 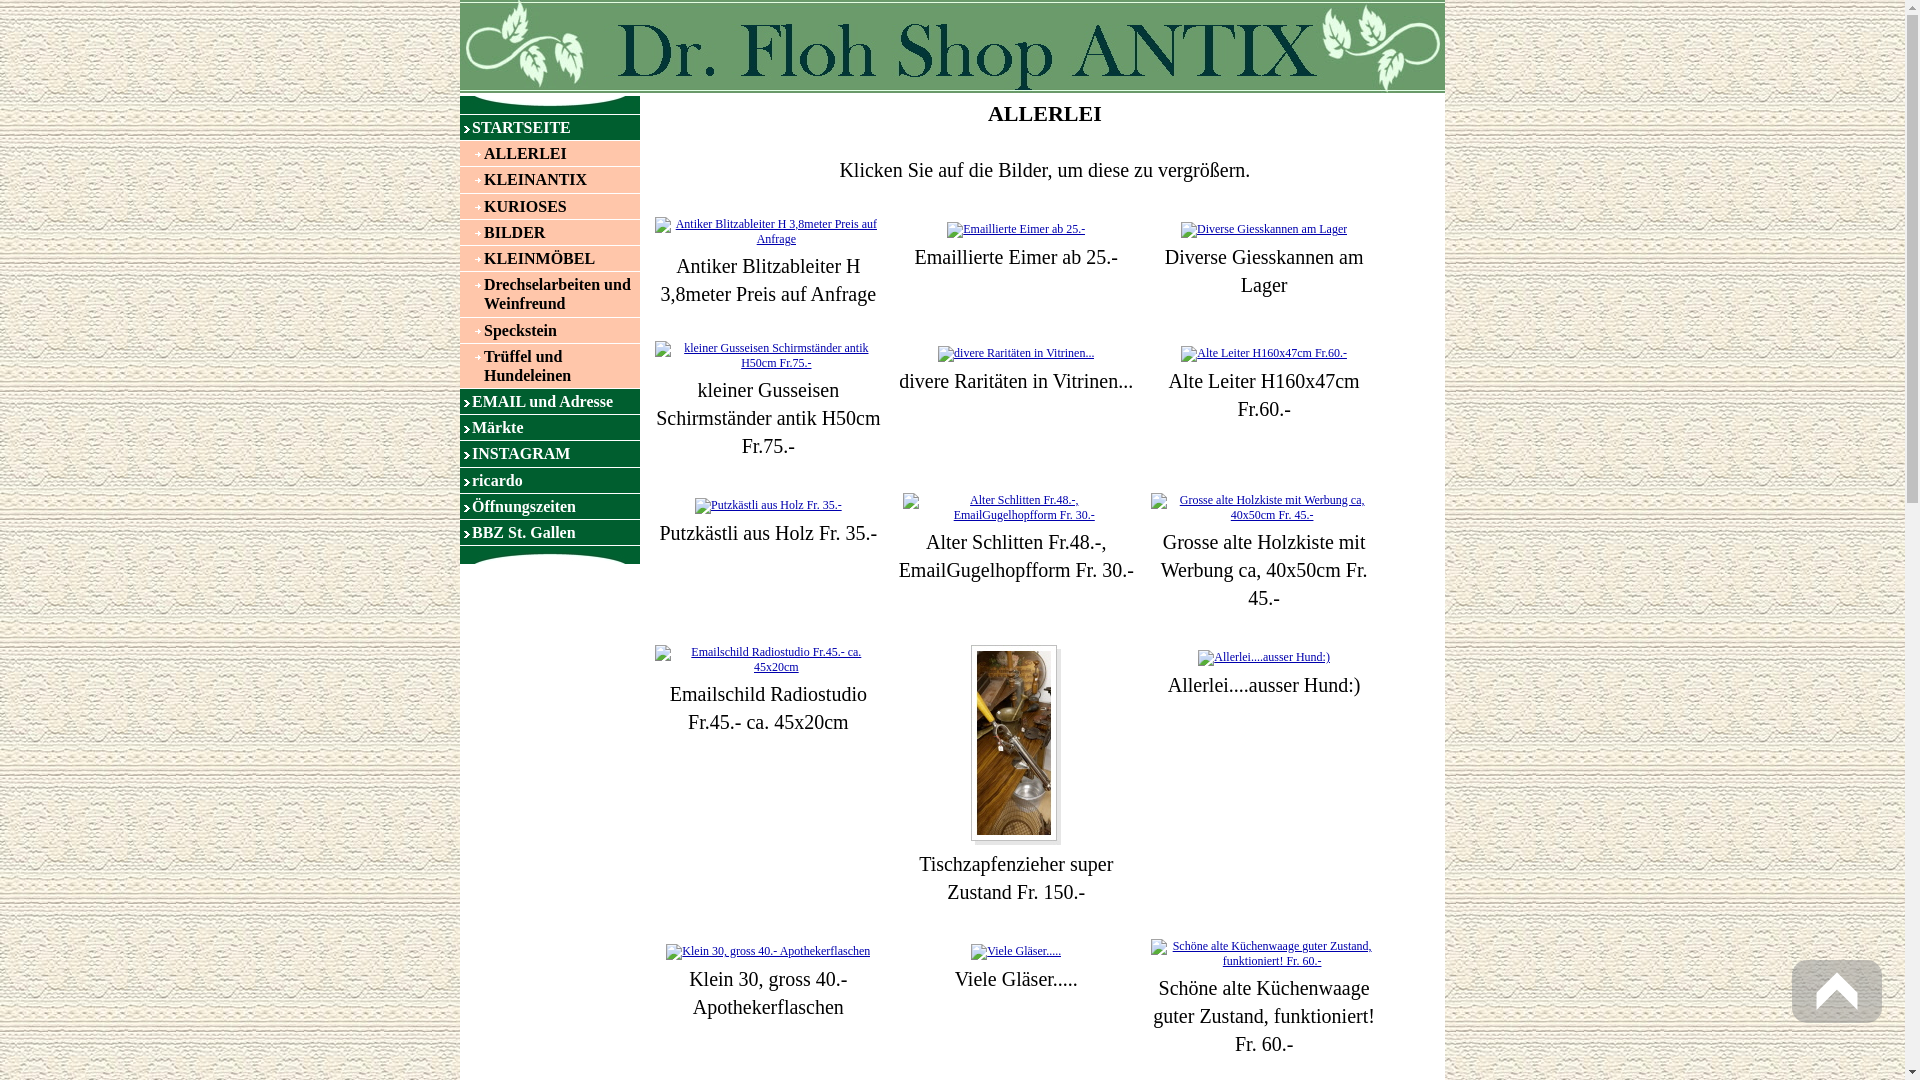 What do you see at coordinates (1016, 227) in the screenshot?
I see `'Emaillierte Eimer ab 25.-'` at bounding box center [1016, 227].